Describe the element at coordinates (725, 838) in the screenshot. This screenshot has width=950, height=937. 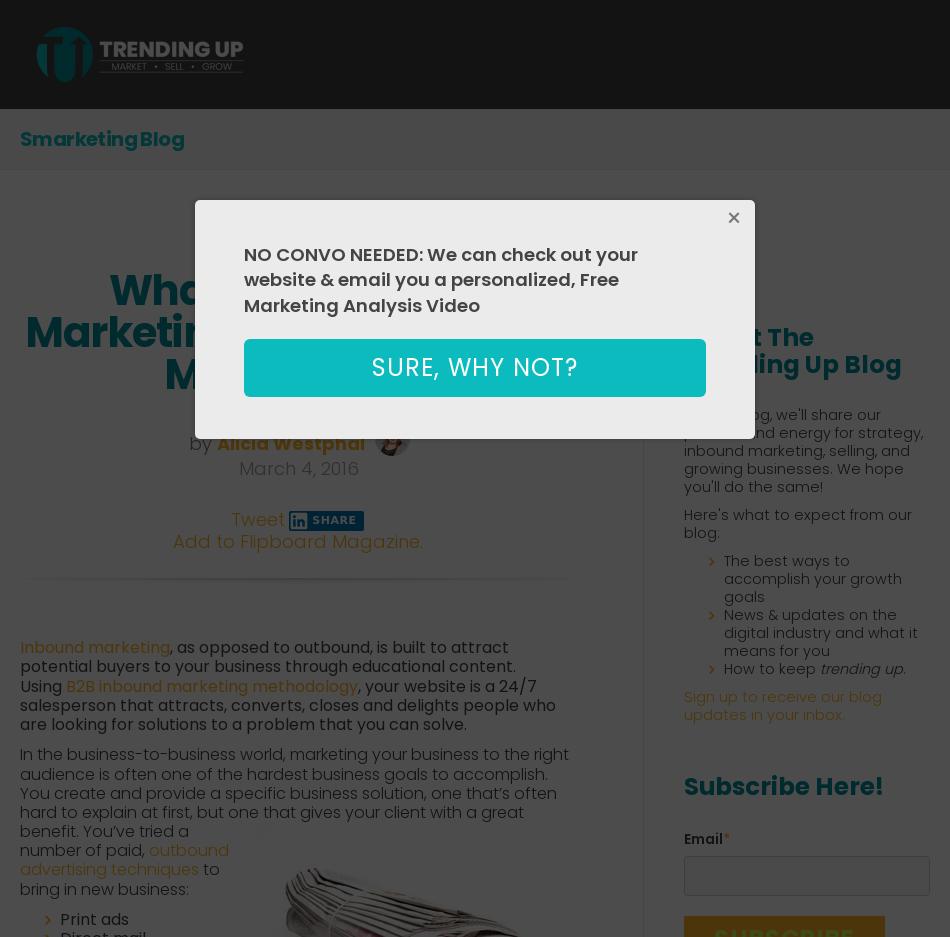
I see `'*'` at that location.